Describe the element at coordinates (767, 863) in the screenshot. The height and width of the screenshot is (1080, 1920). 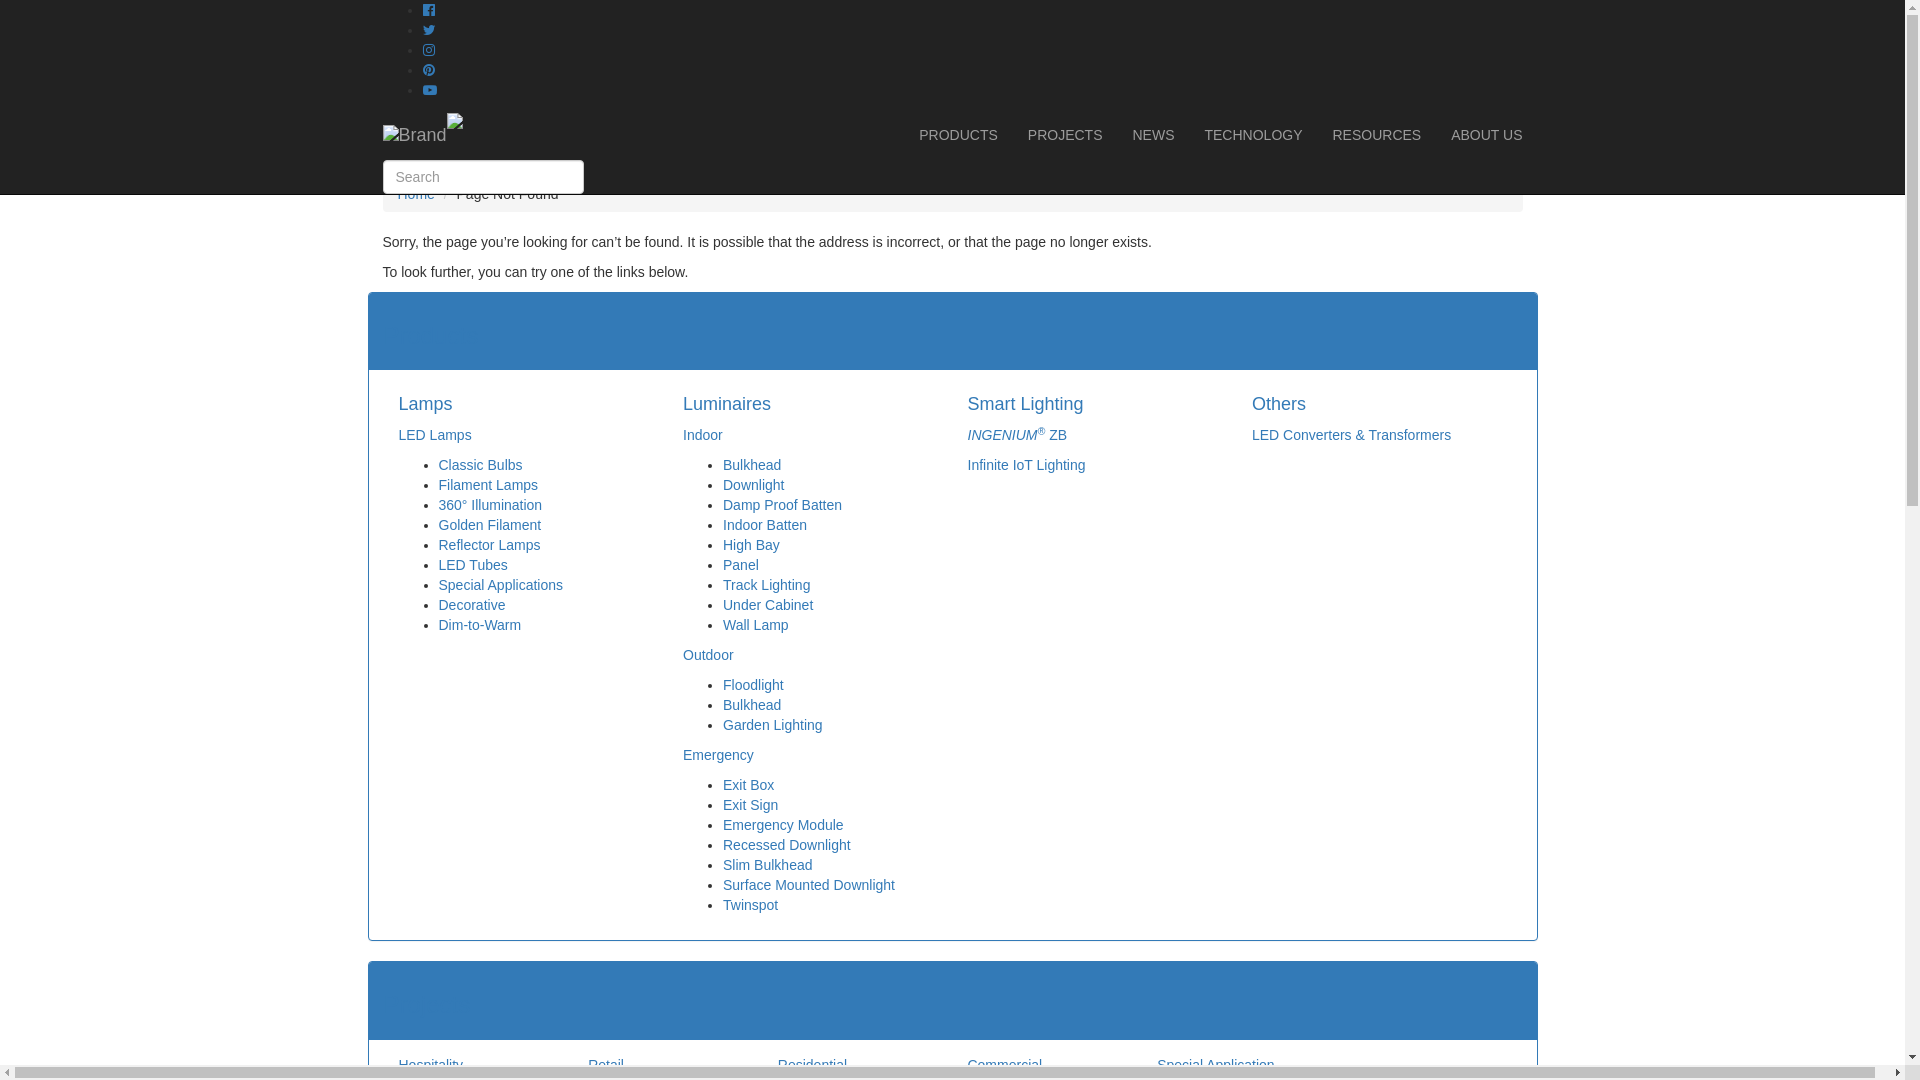
I see `'Slim Bulkhead'` at that location.